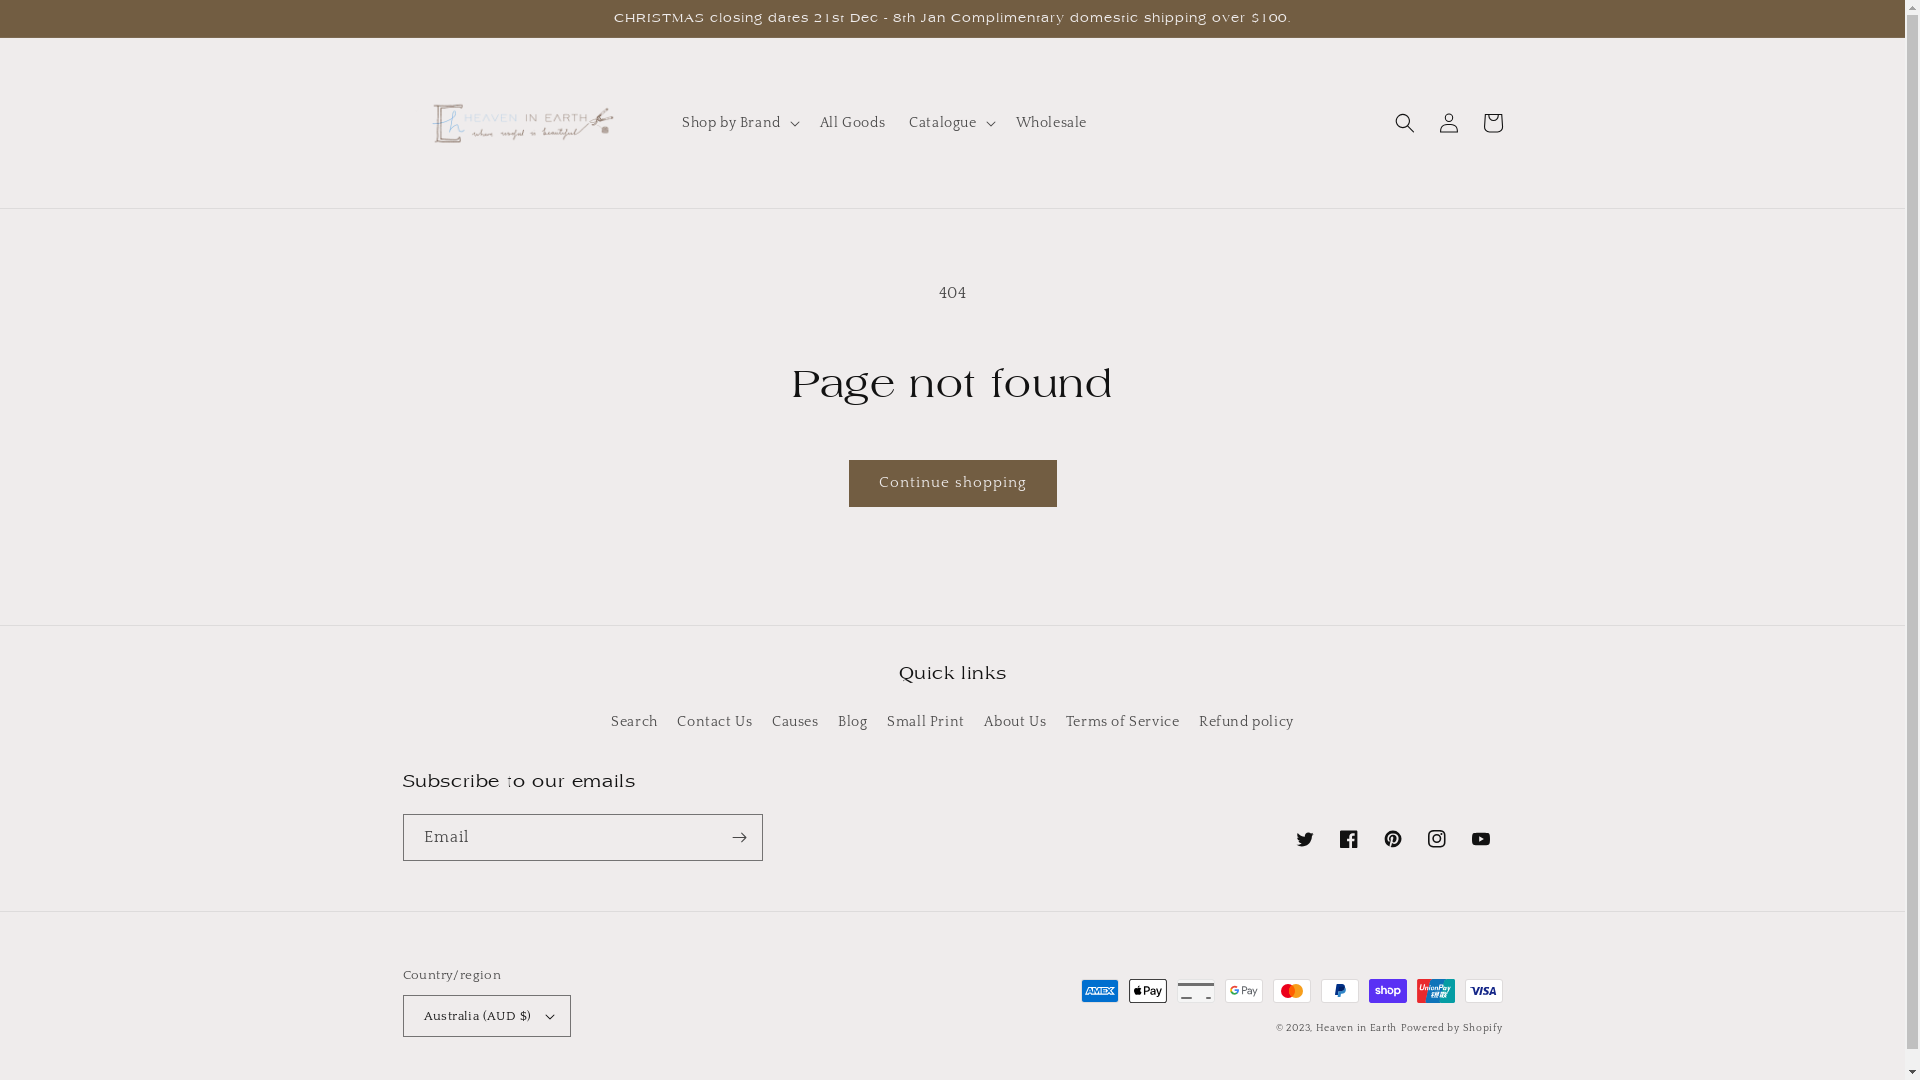 This screenshot has height=1080, width=1920. I want to click on 'Search', so click(633, 725).